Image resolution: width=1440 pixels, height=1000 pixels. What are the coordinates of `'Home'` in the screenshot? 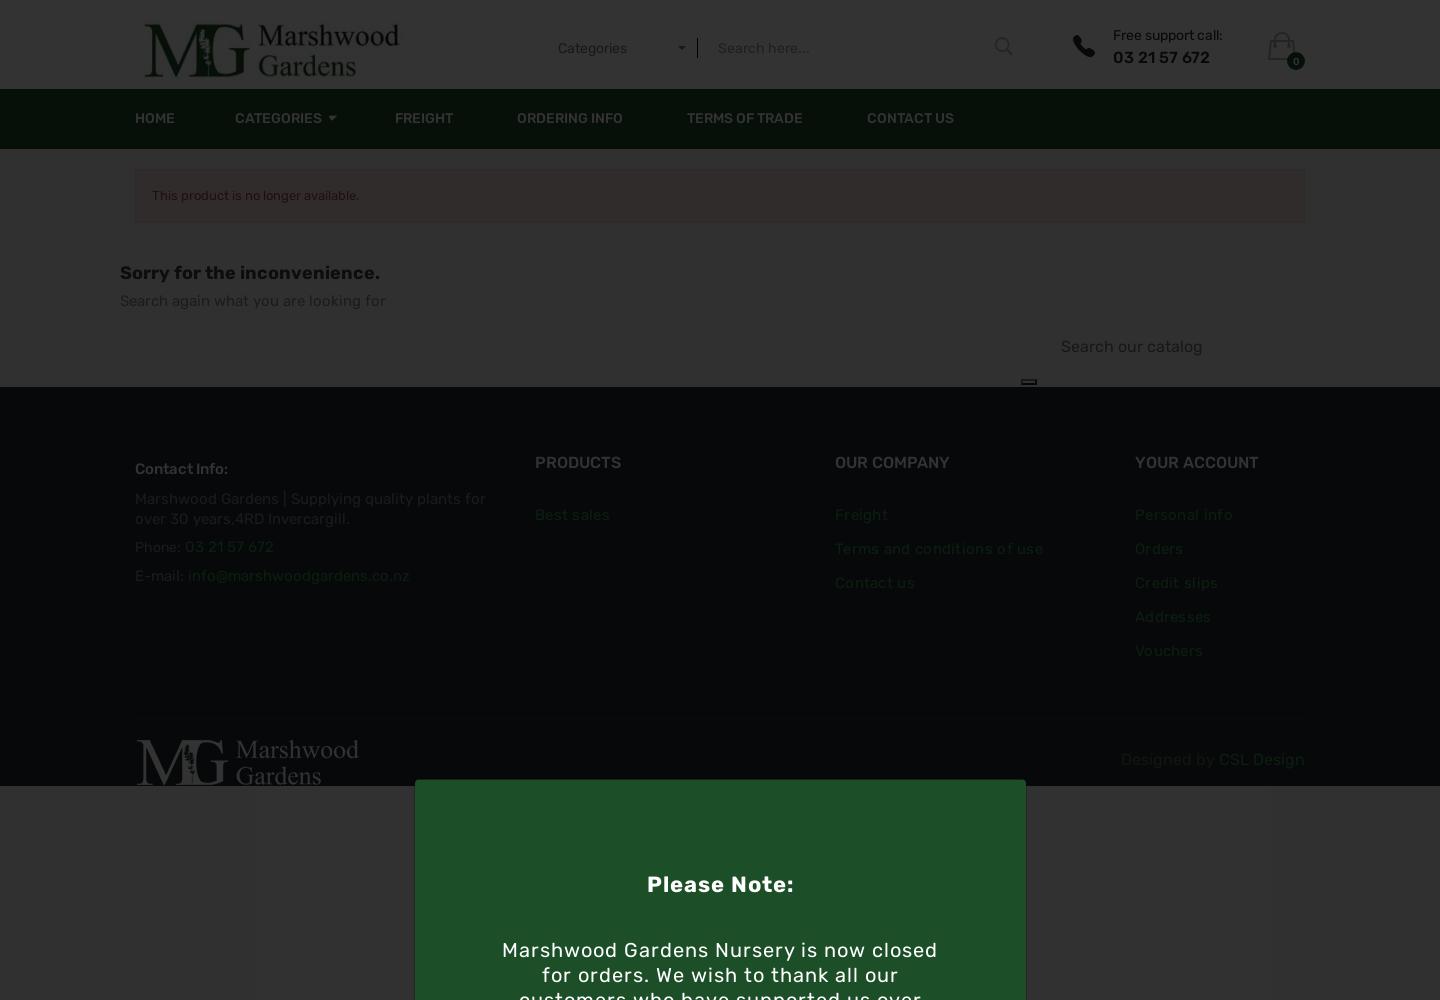 It's located at (153, 116).